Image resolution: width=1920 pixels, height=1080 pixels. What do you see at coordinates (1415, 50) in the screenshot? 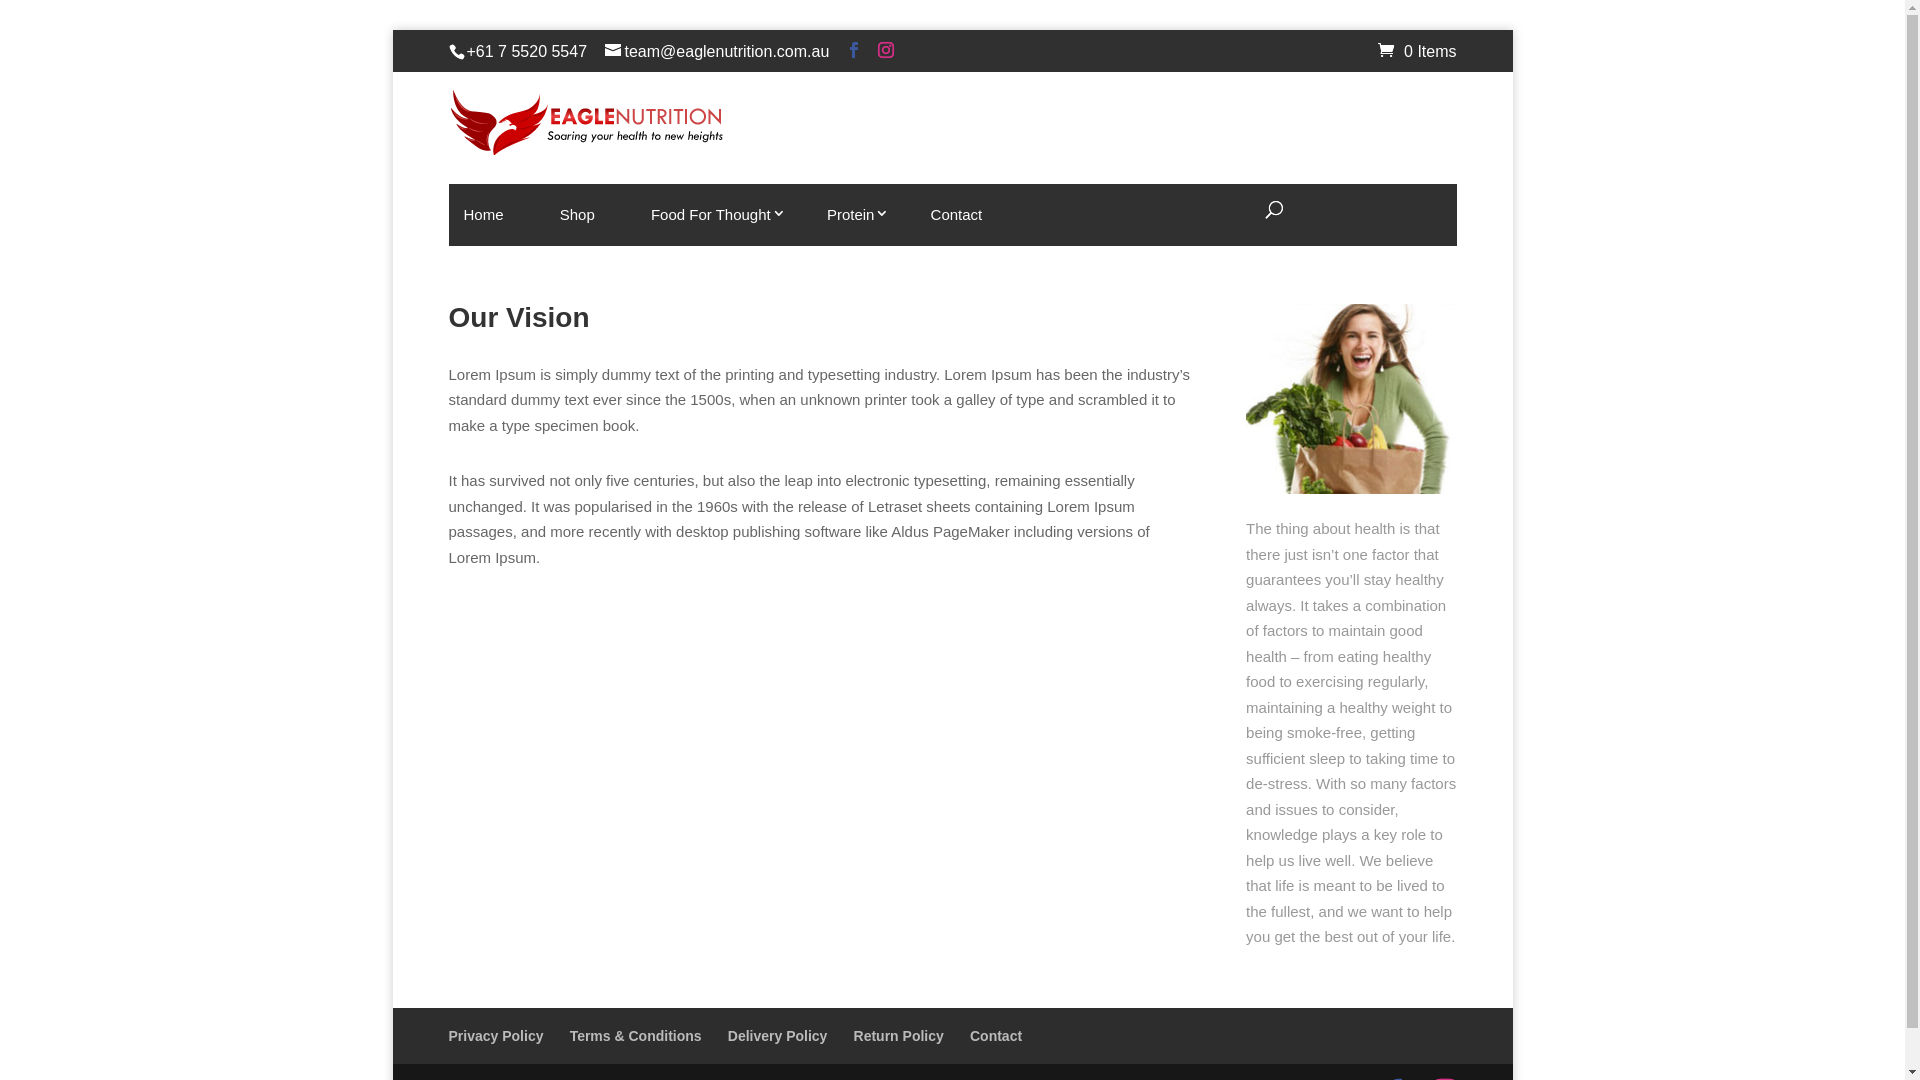
I see `'0 Items'` at bounding box center [1415, 50].